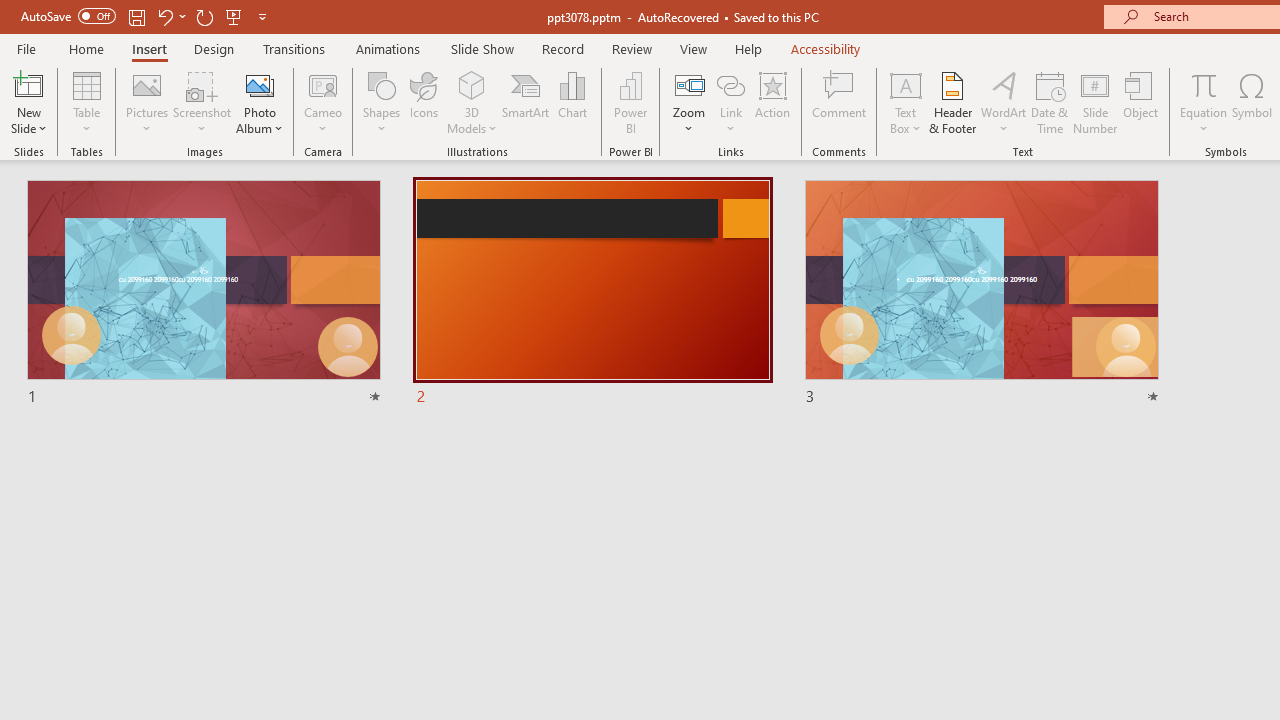 This screenshot has width=1280, height=720. What do you see at coordinates (204, 16) in the screenshot?
I see `'Redo'` at bounding box center [204, 16].